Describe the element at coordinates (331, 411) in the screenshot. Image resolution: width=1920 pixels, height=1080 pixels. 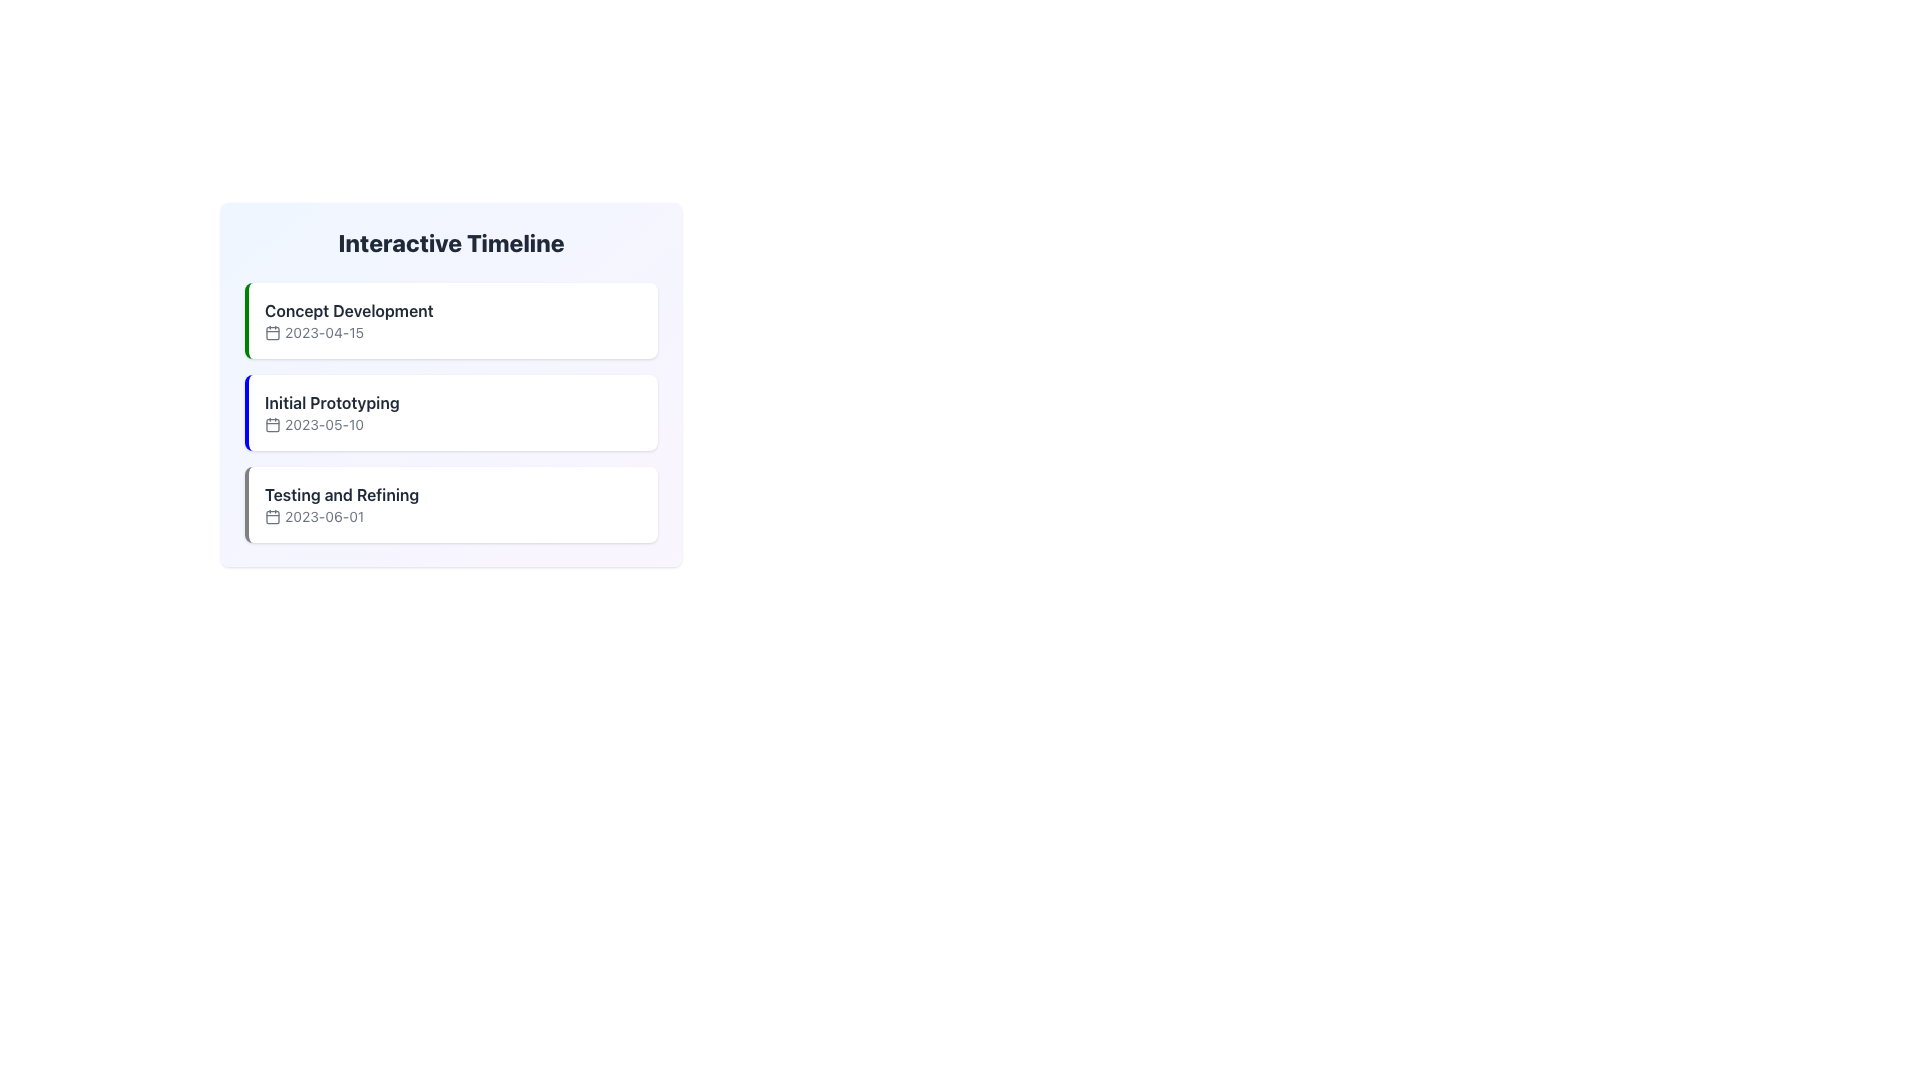
I see `to select the timeline entry represented by the text block with an associated calendar icon, which is the second item in a vertical list of three items` at that location.